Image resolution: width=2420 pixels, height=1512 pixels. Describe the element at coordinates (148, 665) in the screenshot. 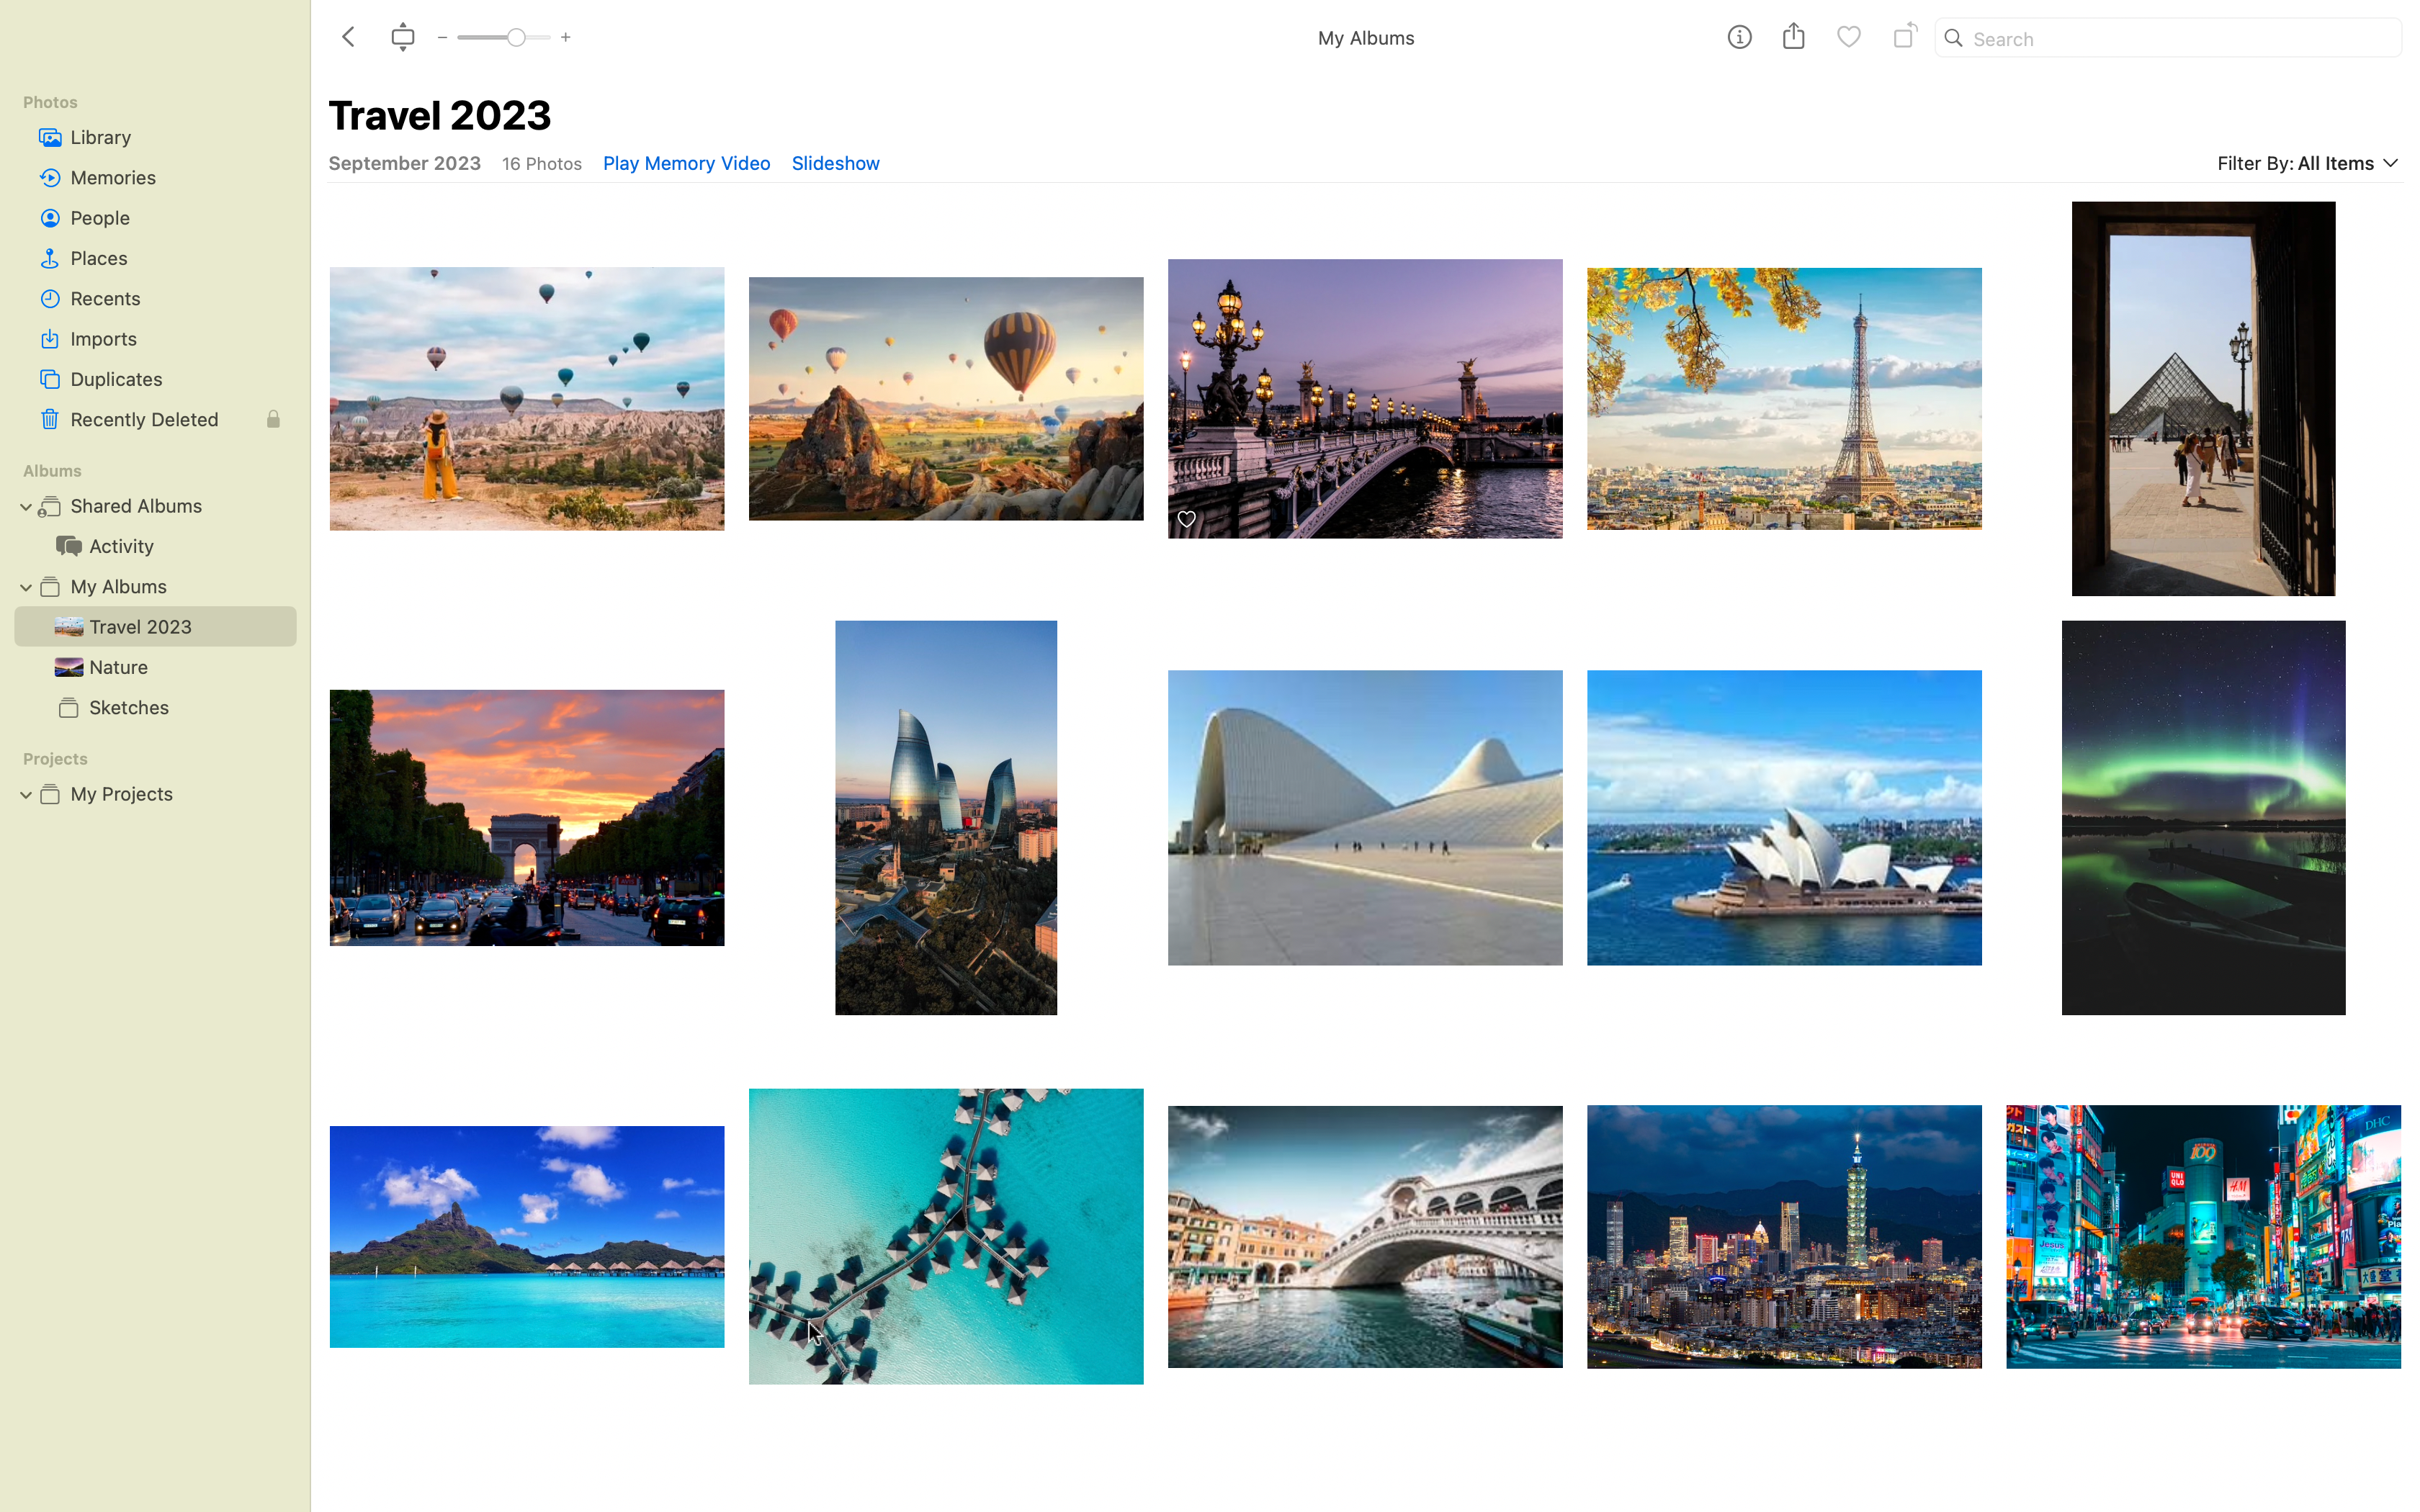

I see `Go to the album "Nature" and enlarge pictures using top bar` at that location.